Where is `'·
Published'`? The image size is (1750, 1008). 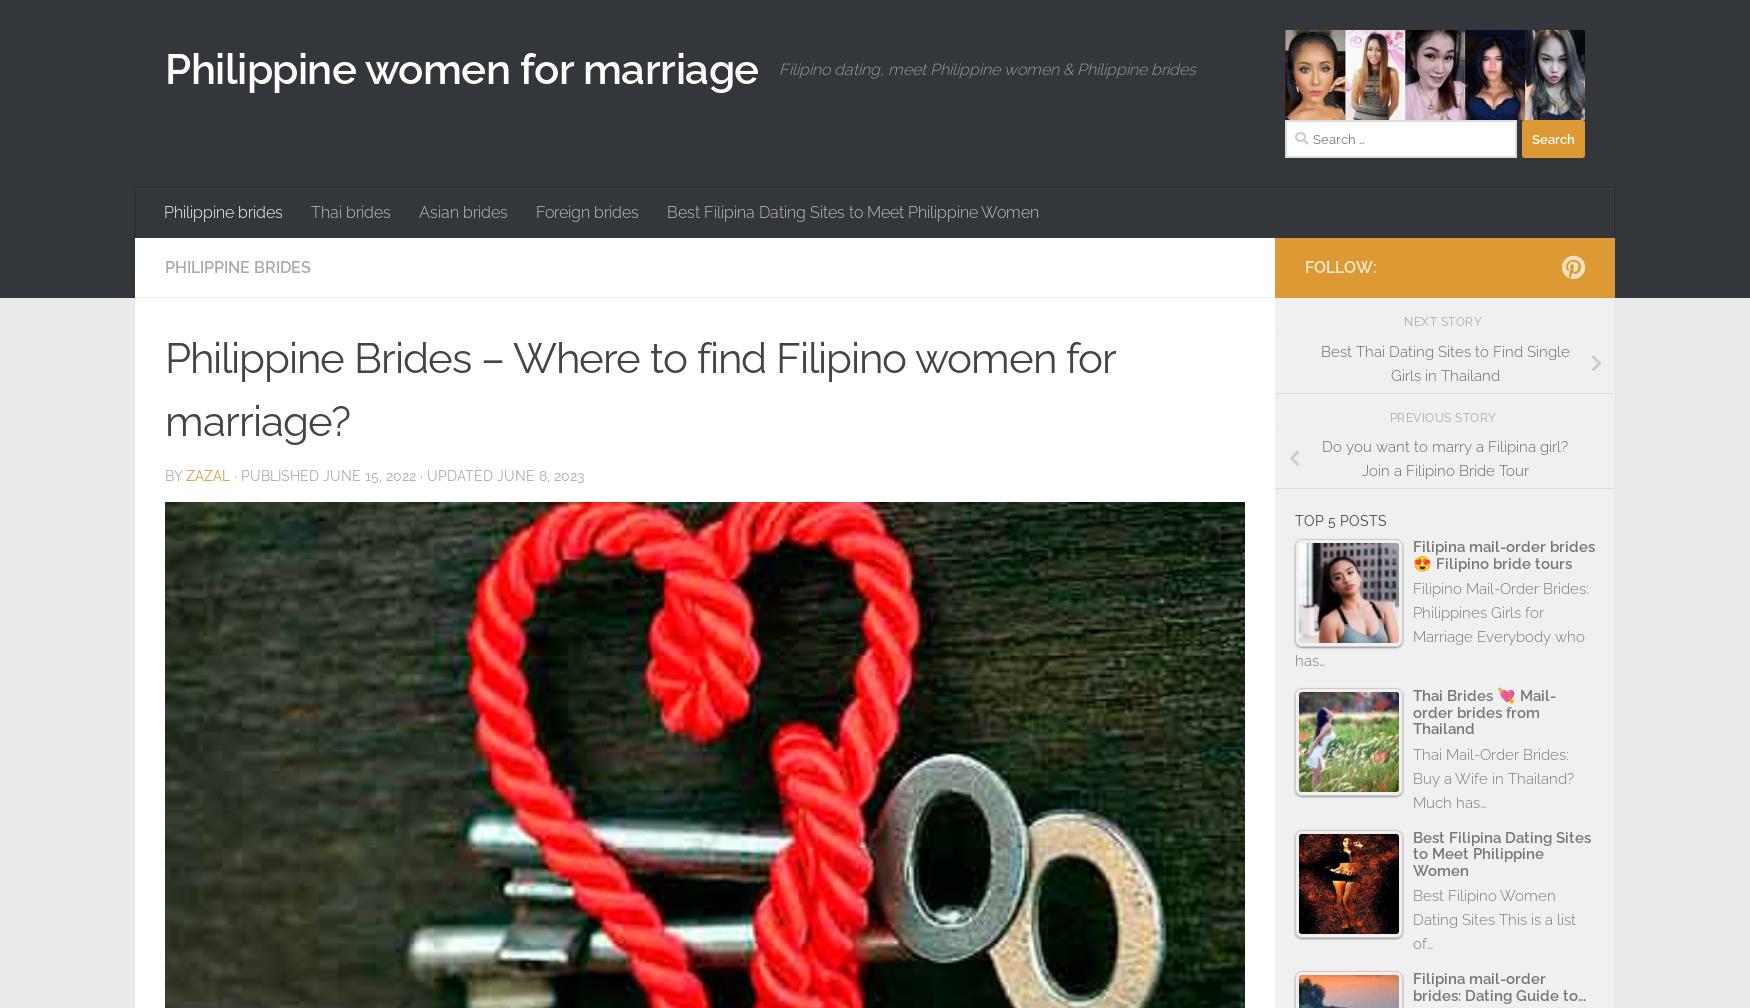 '·
Published' is located at coordinates (277, 474).